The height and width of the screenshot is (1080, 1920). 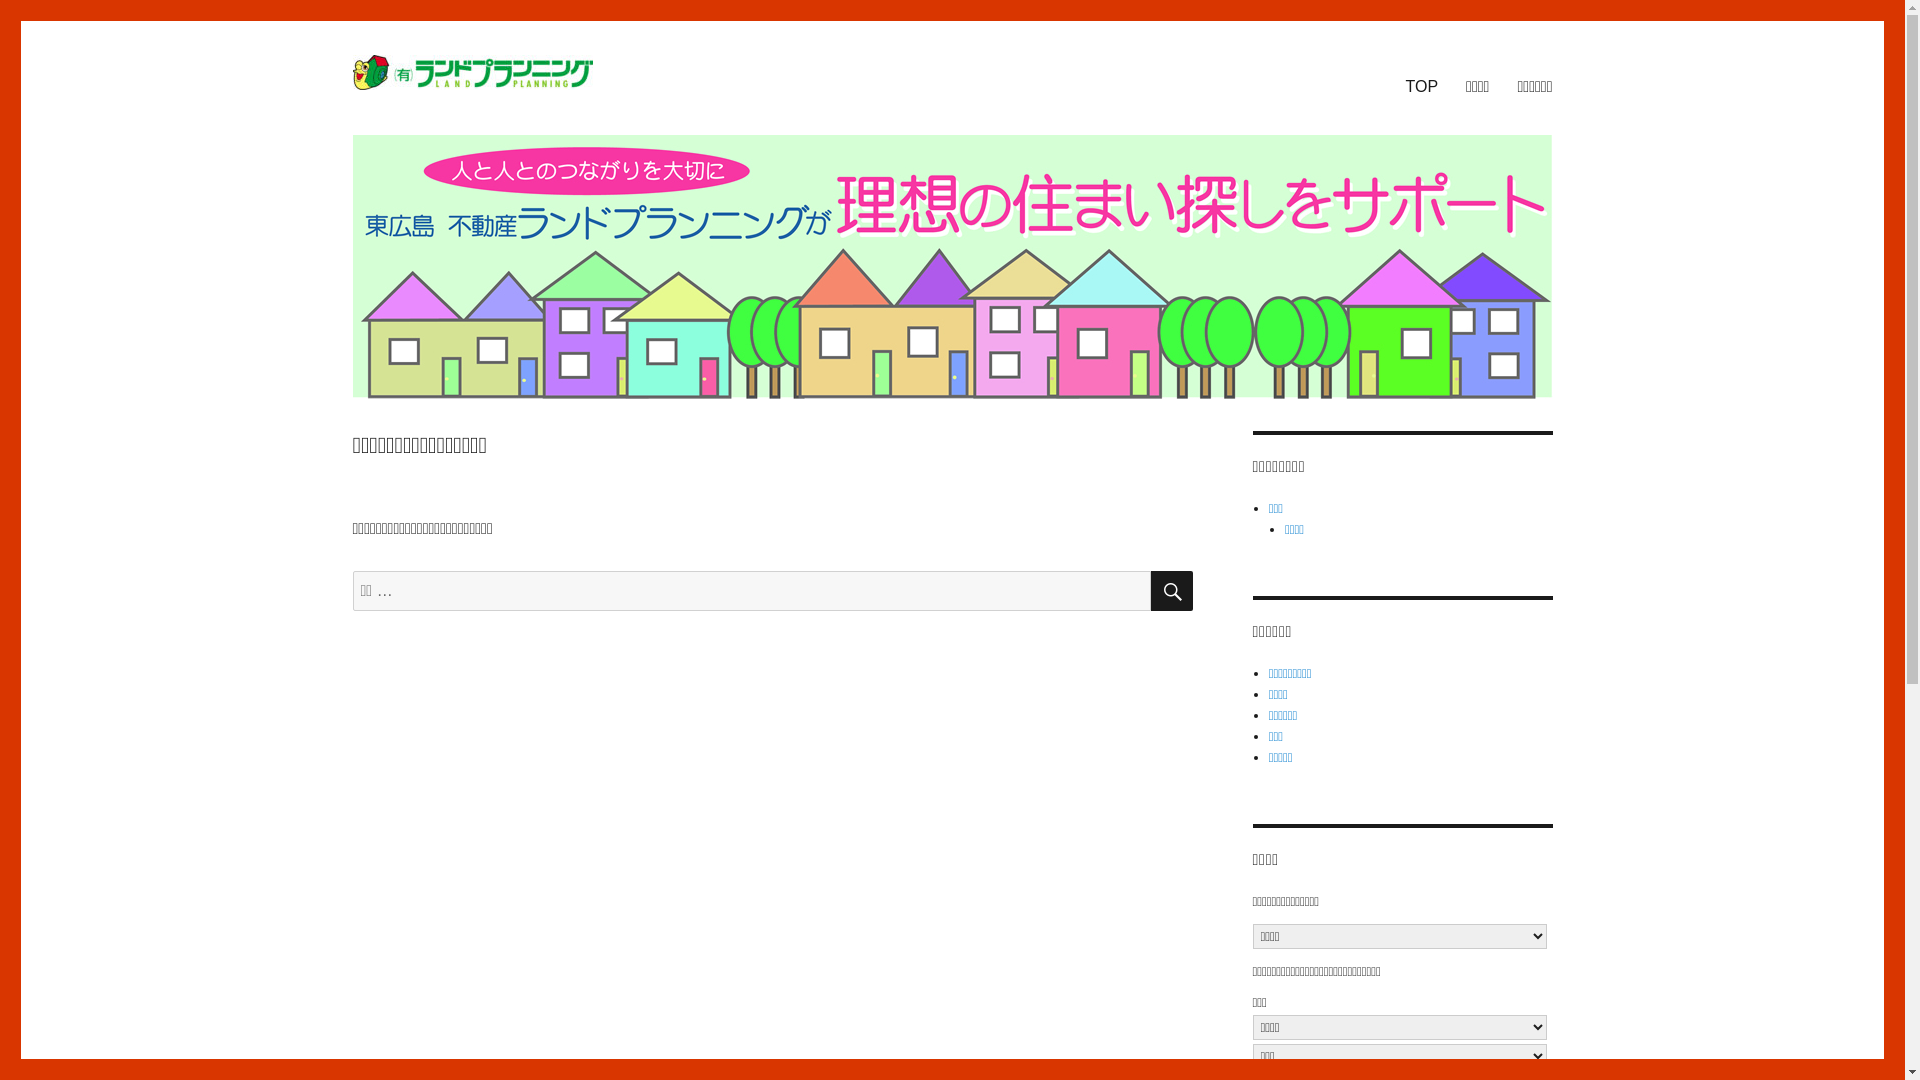 What do you see at coordinates (1390, 84) in the screenshot?
I see `'TOP'` at bounding box center [1390, 84].